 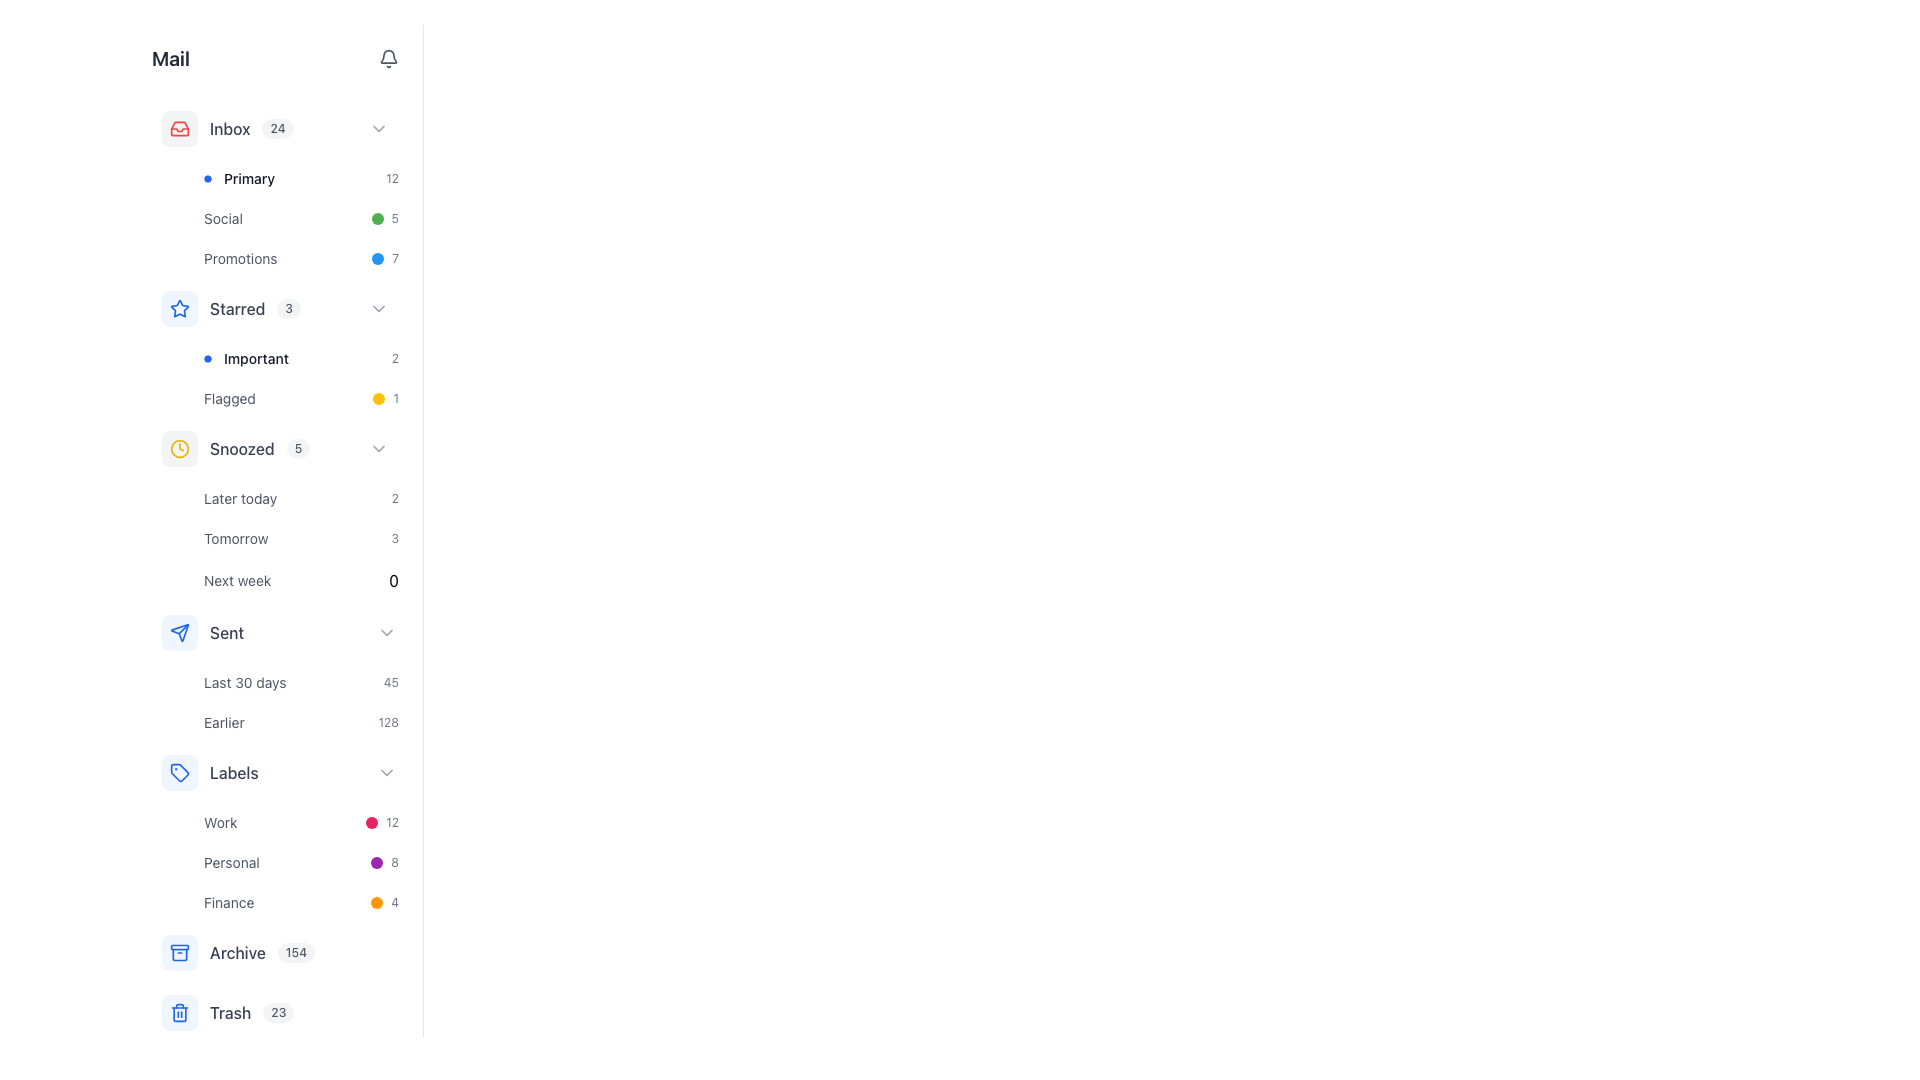 What do you see at coordinates (180, 951) in the screenshot?
I see `keyboard navigation` at bounding box center [180, 951].